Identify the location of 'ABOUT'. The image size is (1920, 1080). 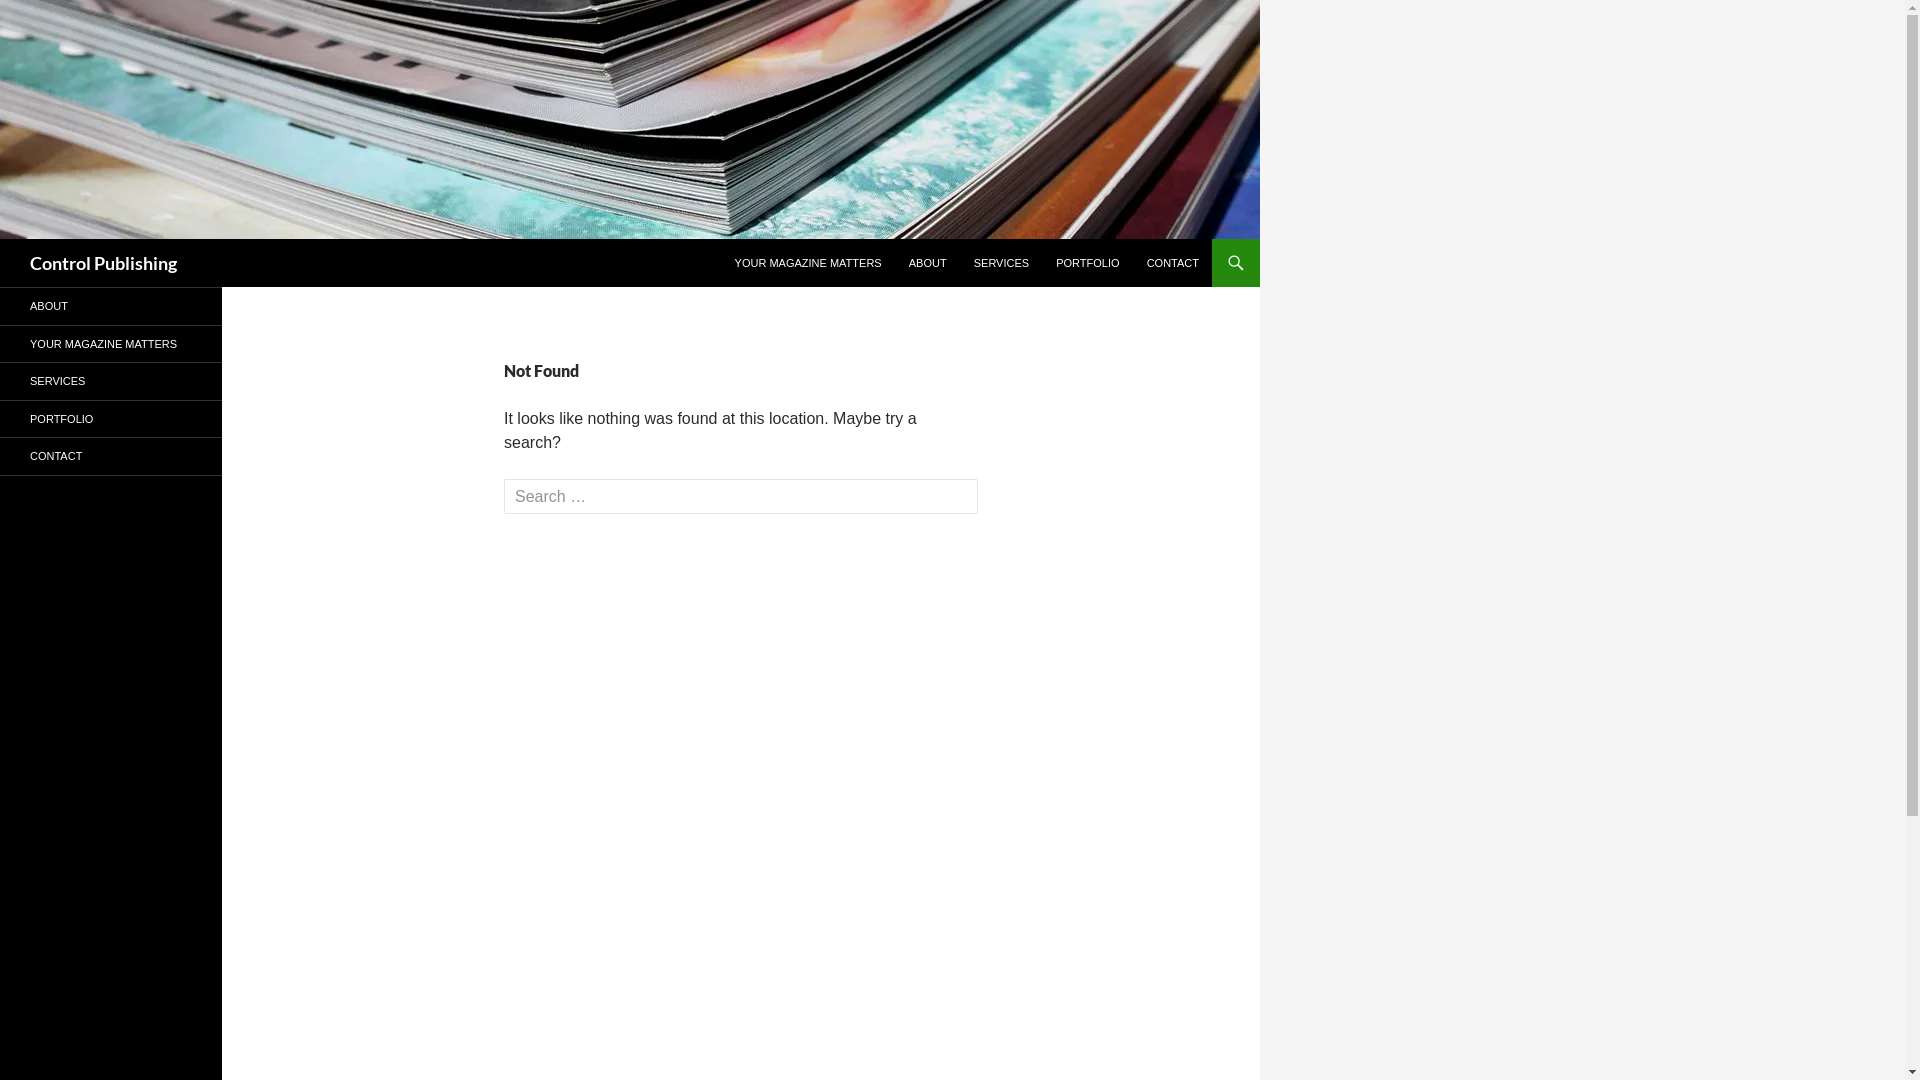
(896, 261).